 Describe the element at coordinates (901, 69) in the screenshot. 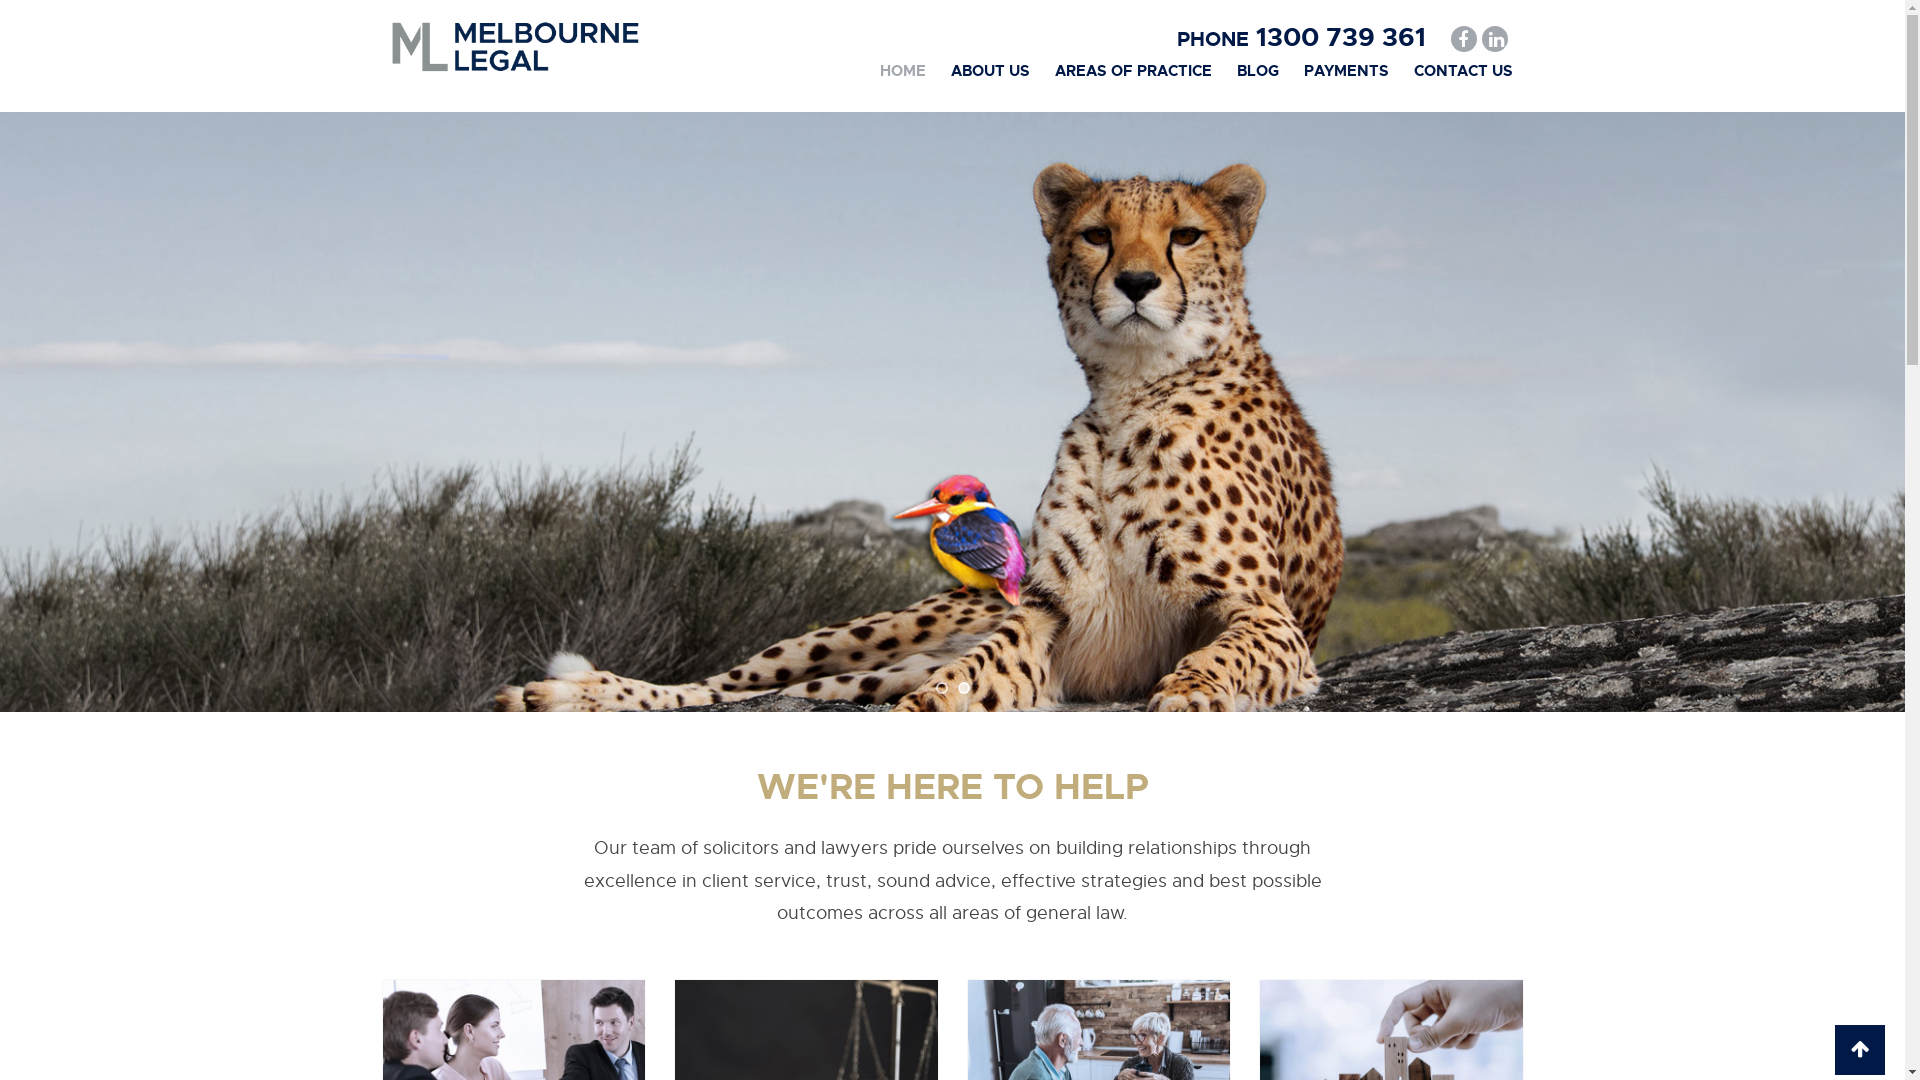

I see `'HOME'` at that location.